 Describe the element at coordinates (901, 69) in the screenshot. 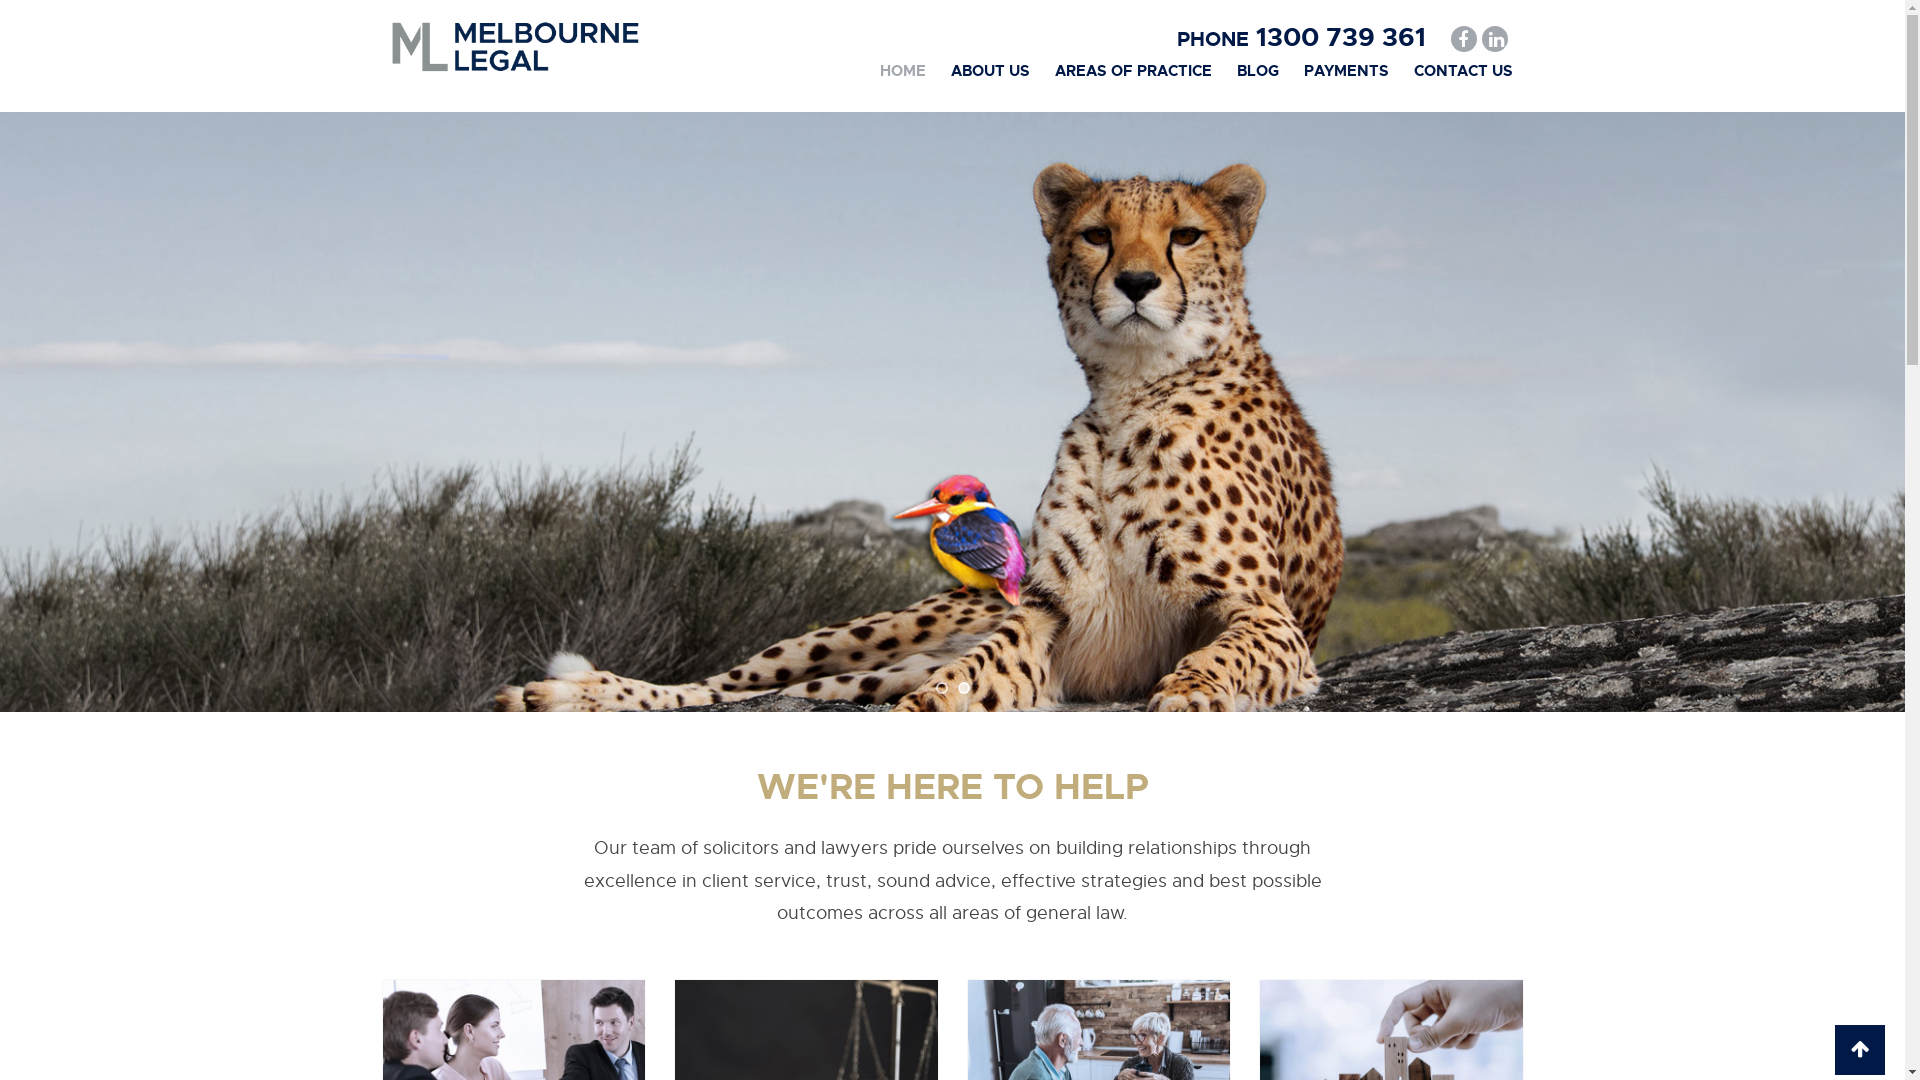

I see `'HOME'` at that location.